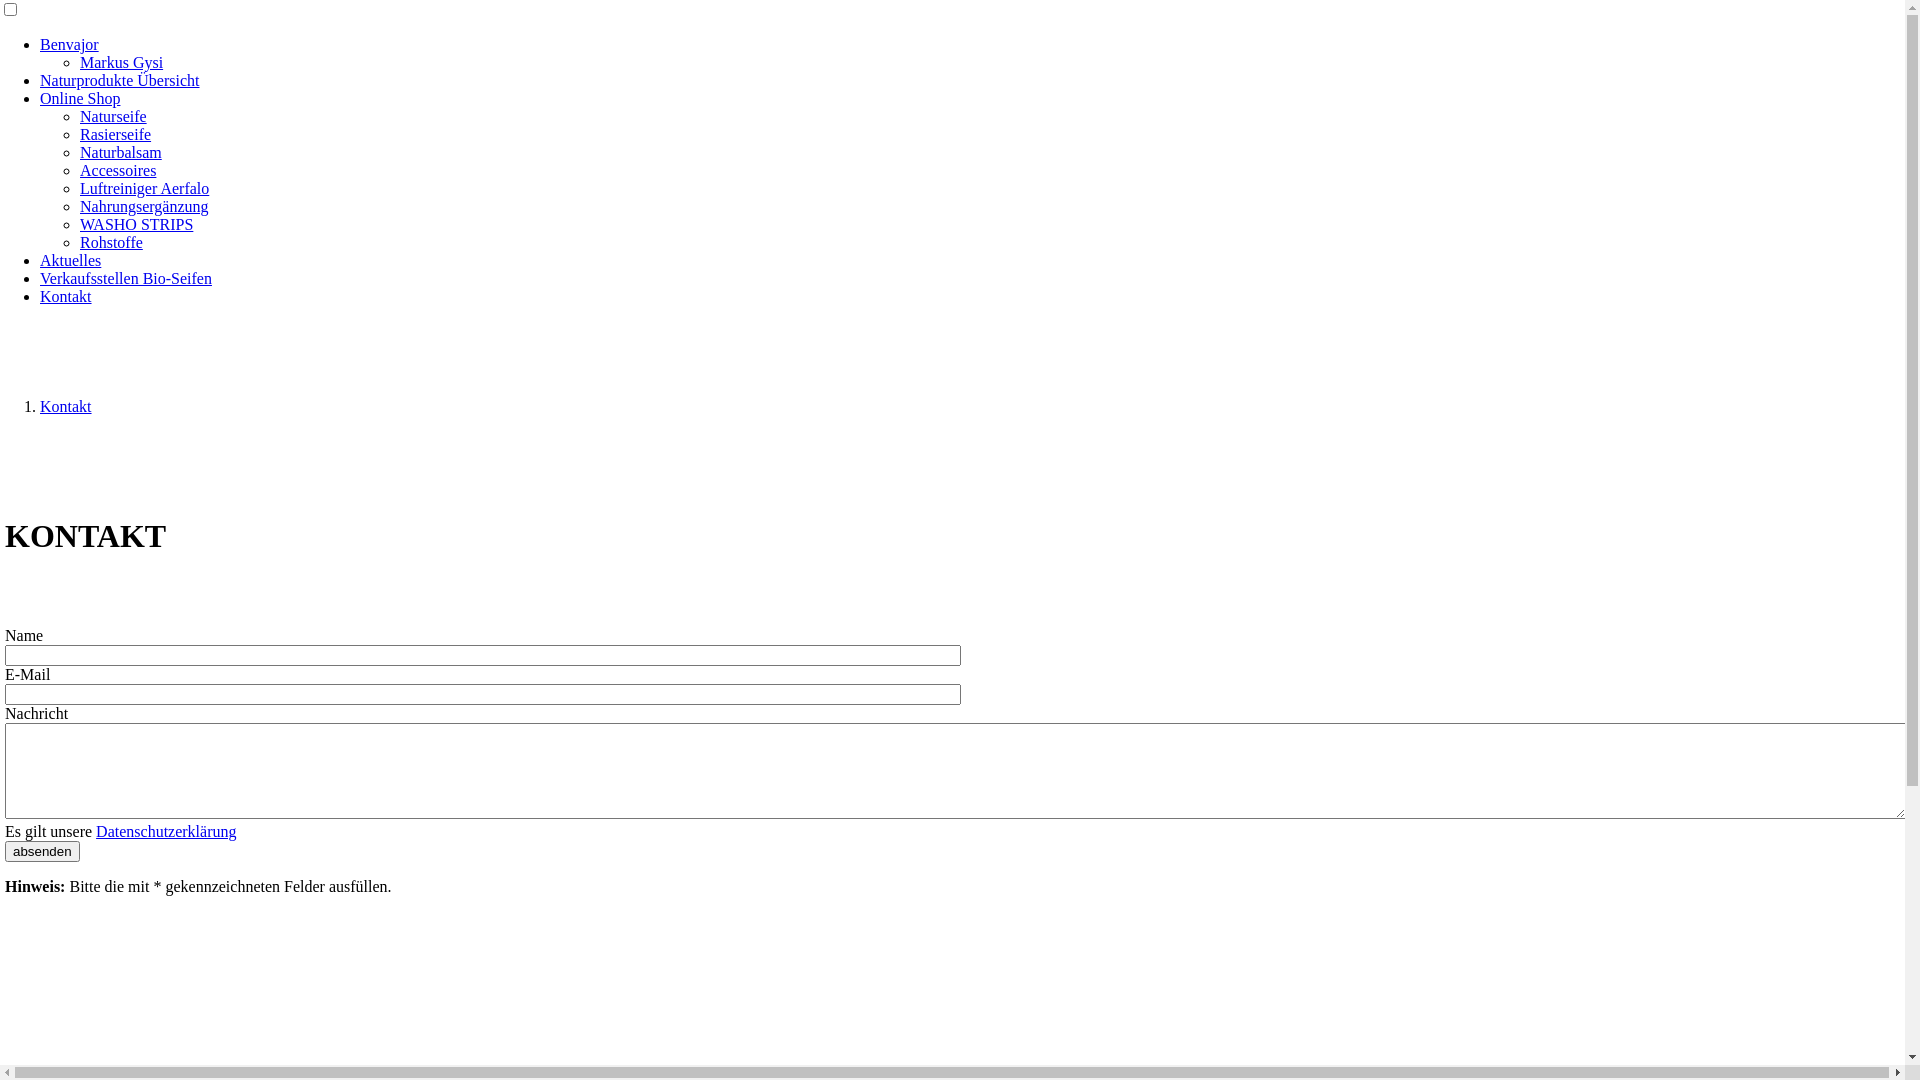 The image size is (1920, 1080). What do you see at coordinates (66, 405) in the screenshot?
I see `'Kontakt'` at bounding box center [66, 405].